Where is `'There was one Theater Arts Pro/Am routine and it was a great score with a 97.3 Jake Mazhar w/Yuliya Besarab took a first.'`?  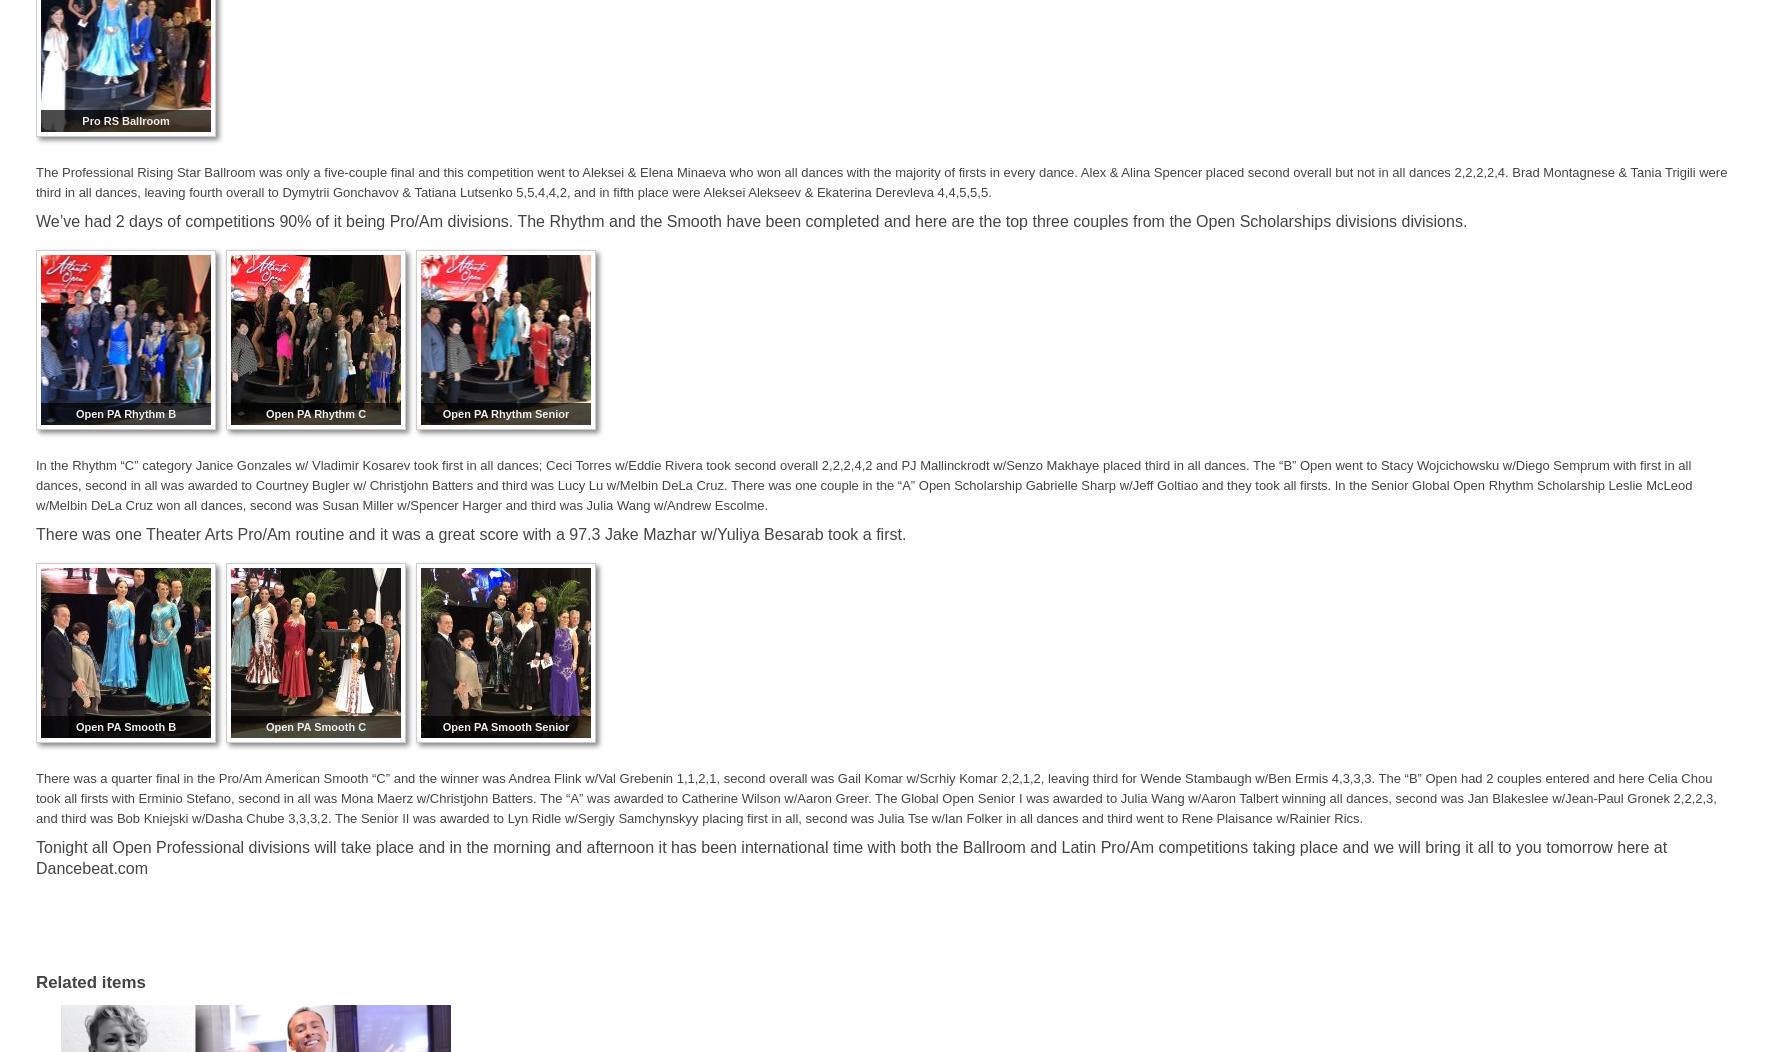
'There was one Theater Arts Pro/Am routine and it was a great score with a 97.3 Jake Mazhar w/Yuliya Besarab took a first.' is located at coordinates (470, 534).